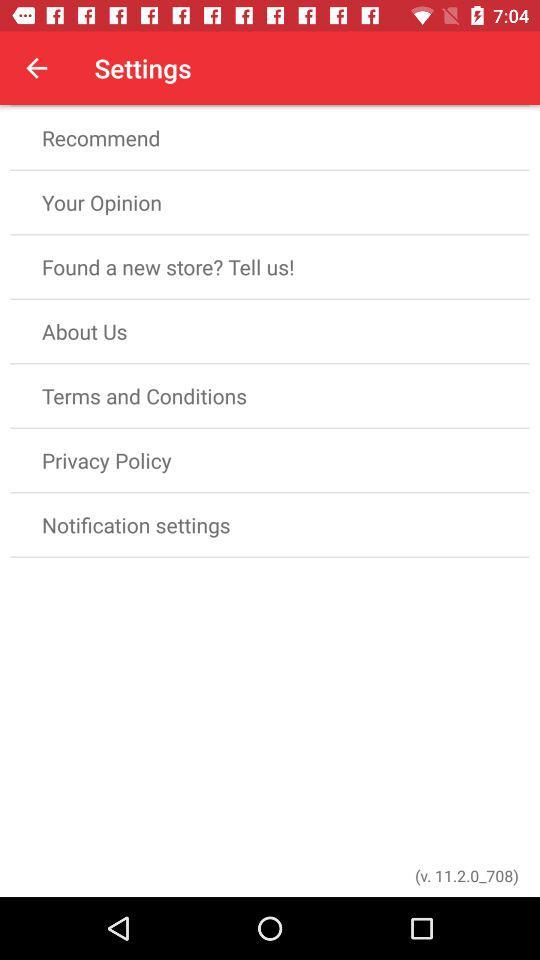  What do you see at coordinates (270, 460) in the screenshot?
I see `privacy policy` at bounding box center [270, 460].